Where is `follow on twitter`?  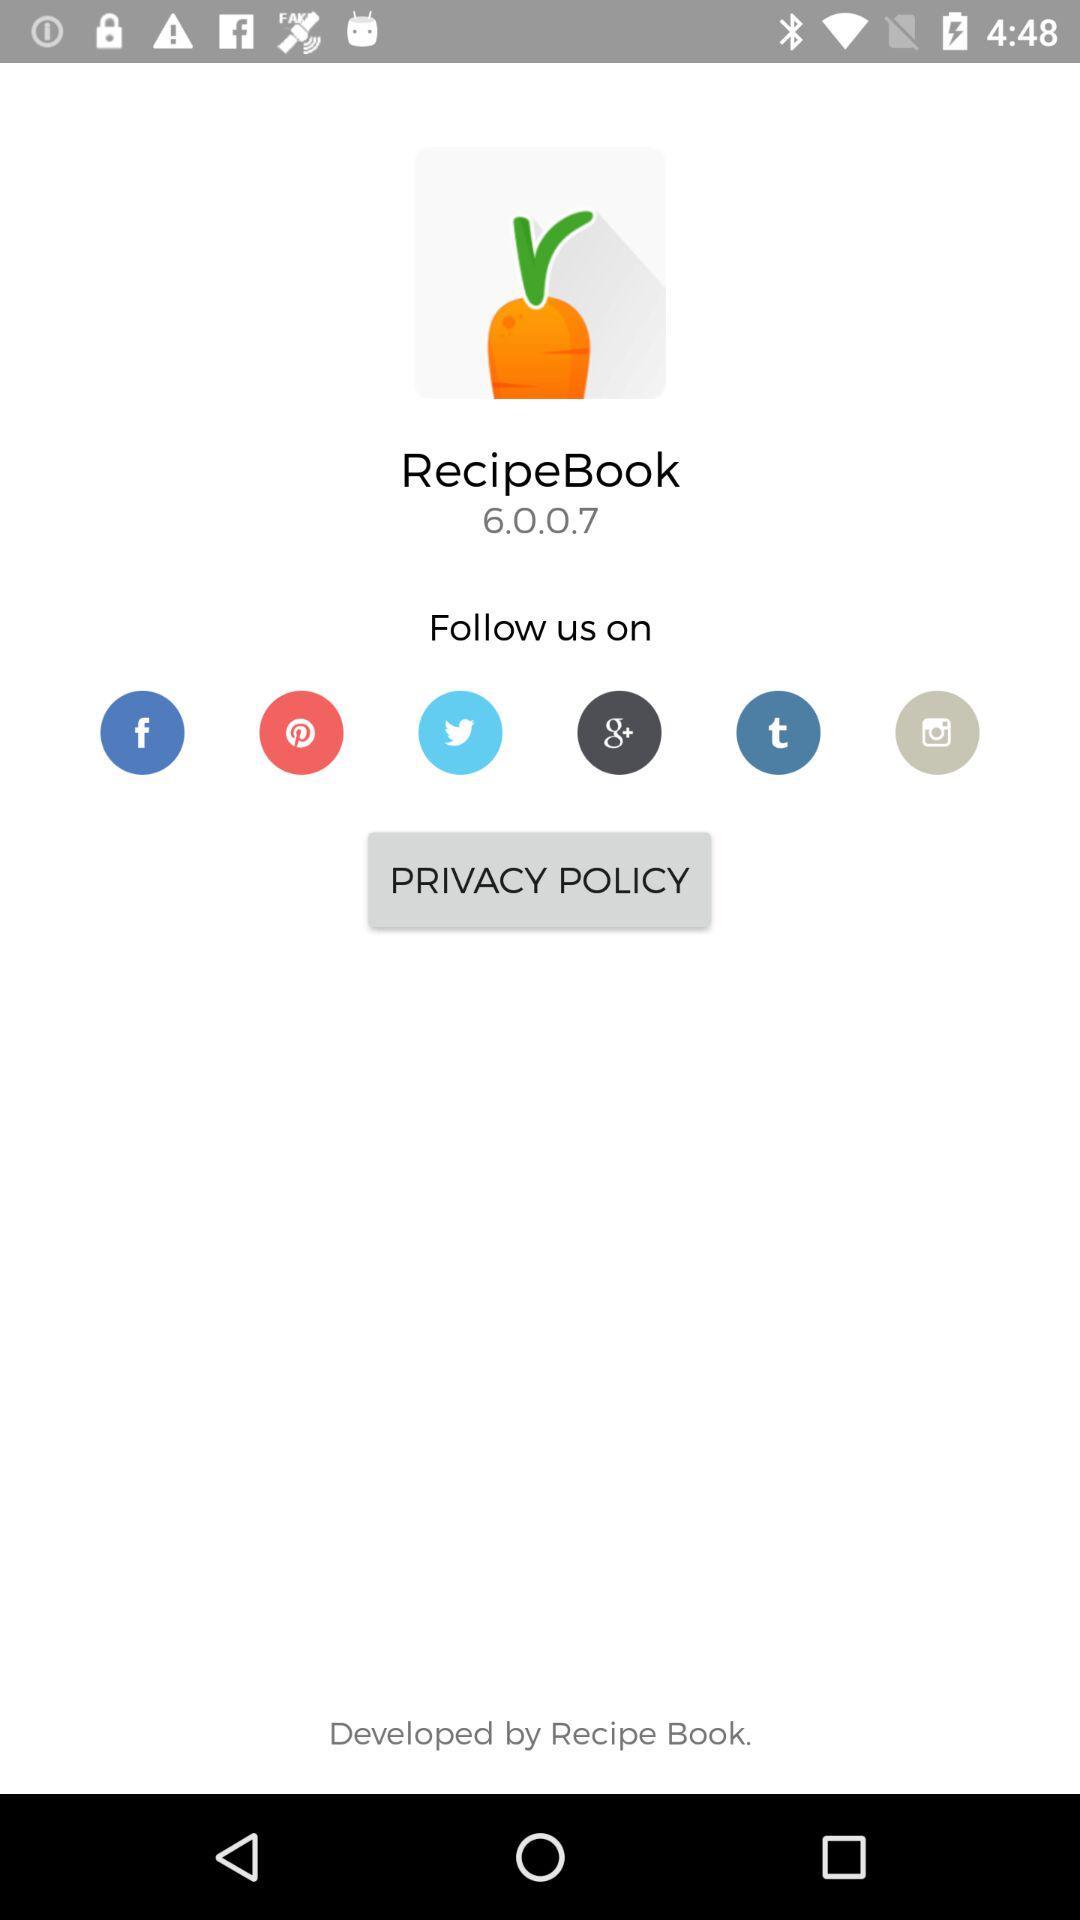
follow on twitter is located at coordinates (460, 731).